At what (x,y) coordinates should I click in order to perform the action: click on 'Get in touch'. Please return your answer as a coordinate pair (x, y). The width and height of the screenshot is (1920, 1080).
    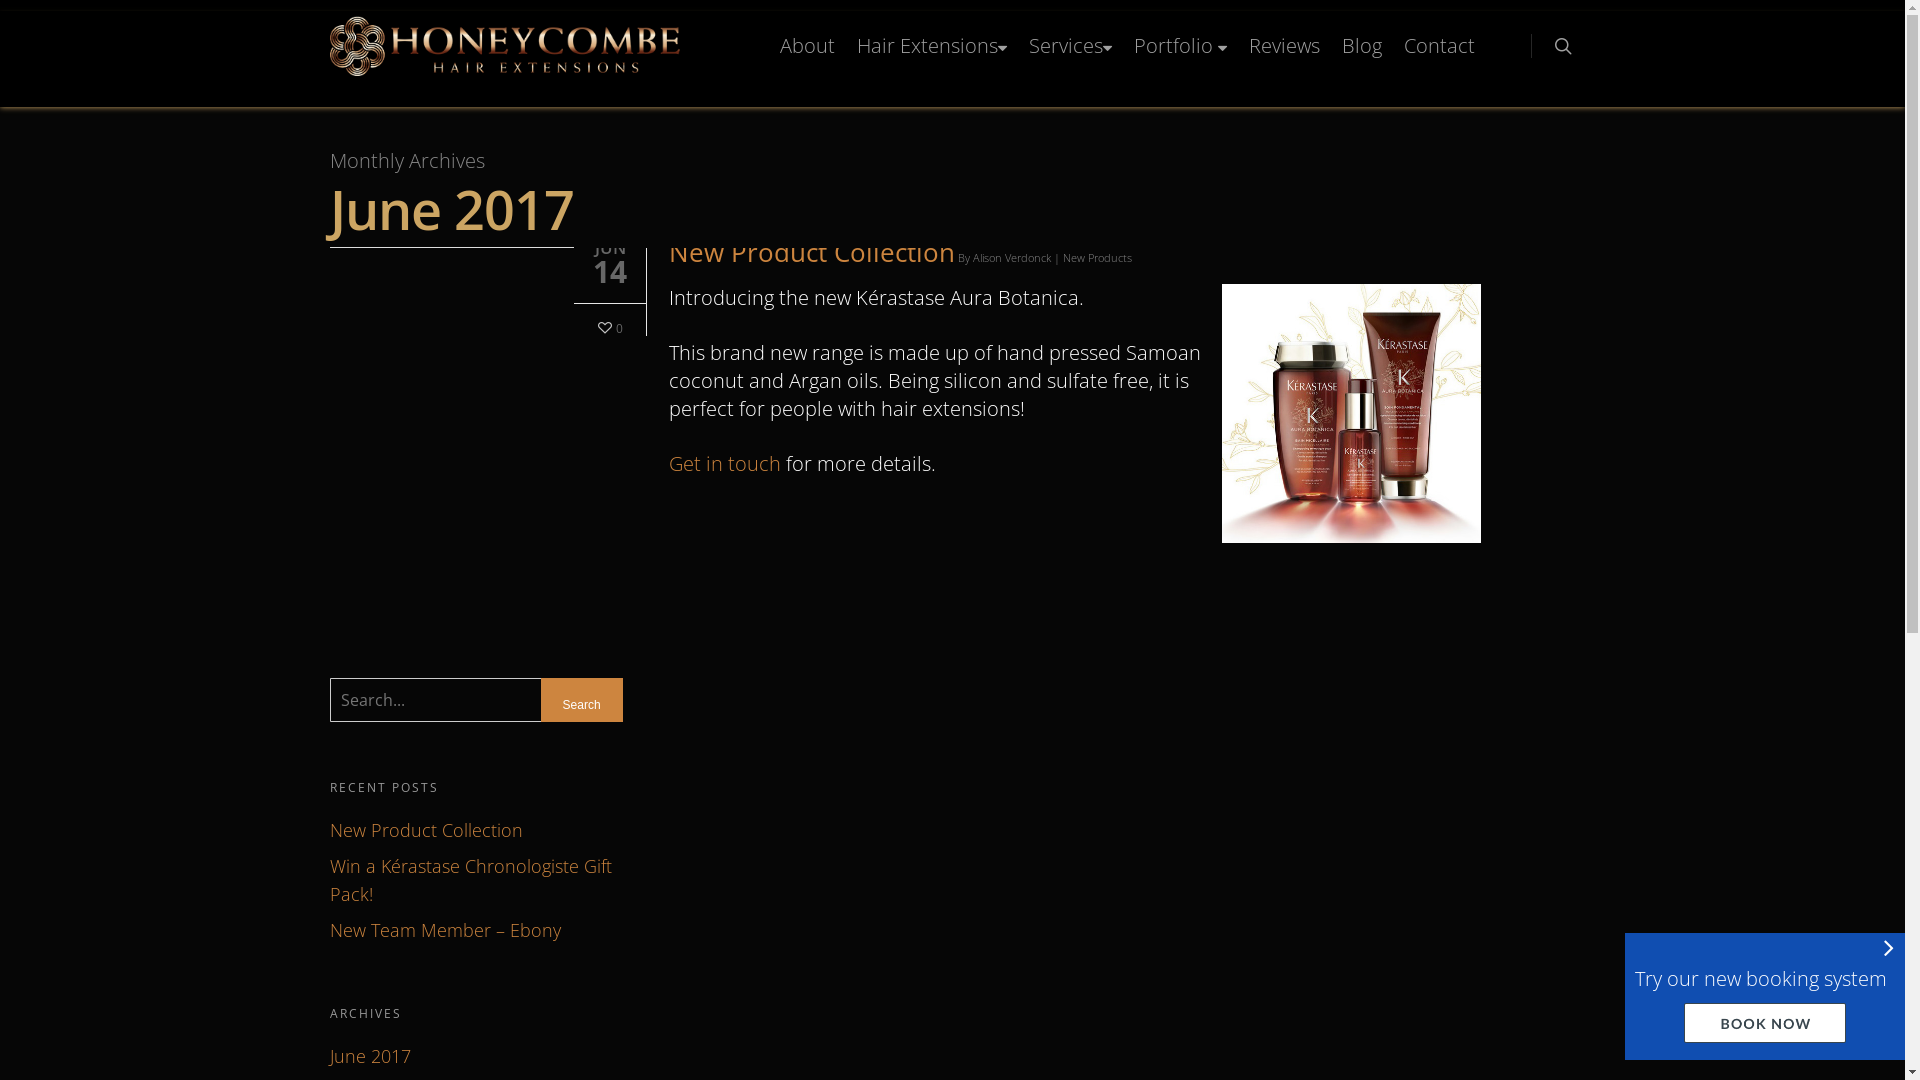
    Looking at the image, I should click on (668, 463).